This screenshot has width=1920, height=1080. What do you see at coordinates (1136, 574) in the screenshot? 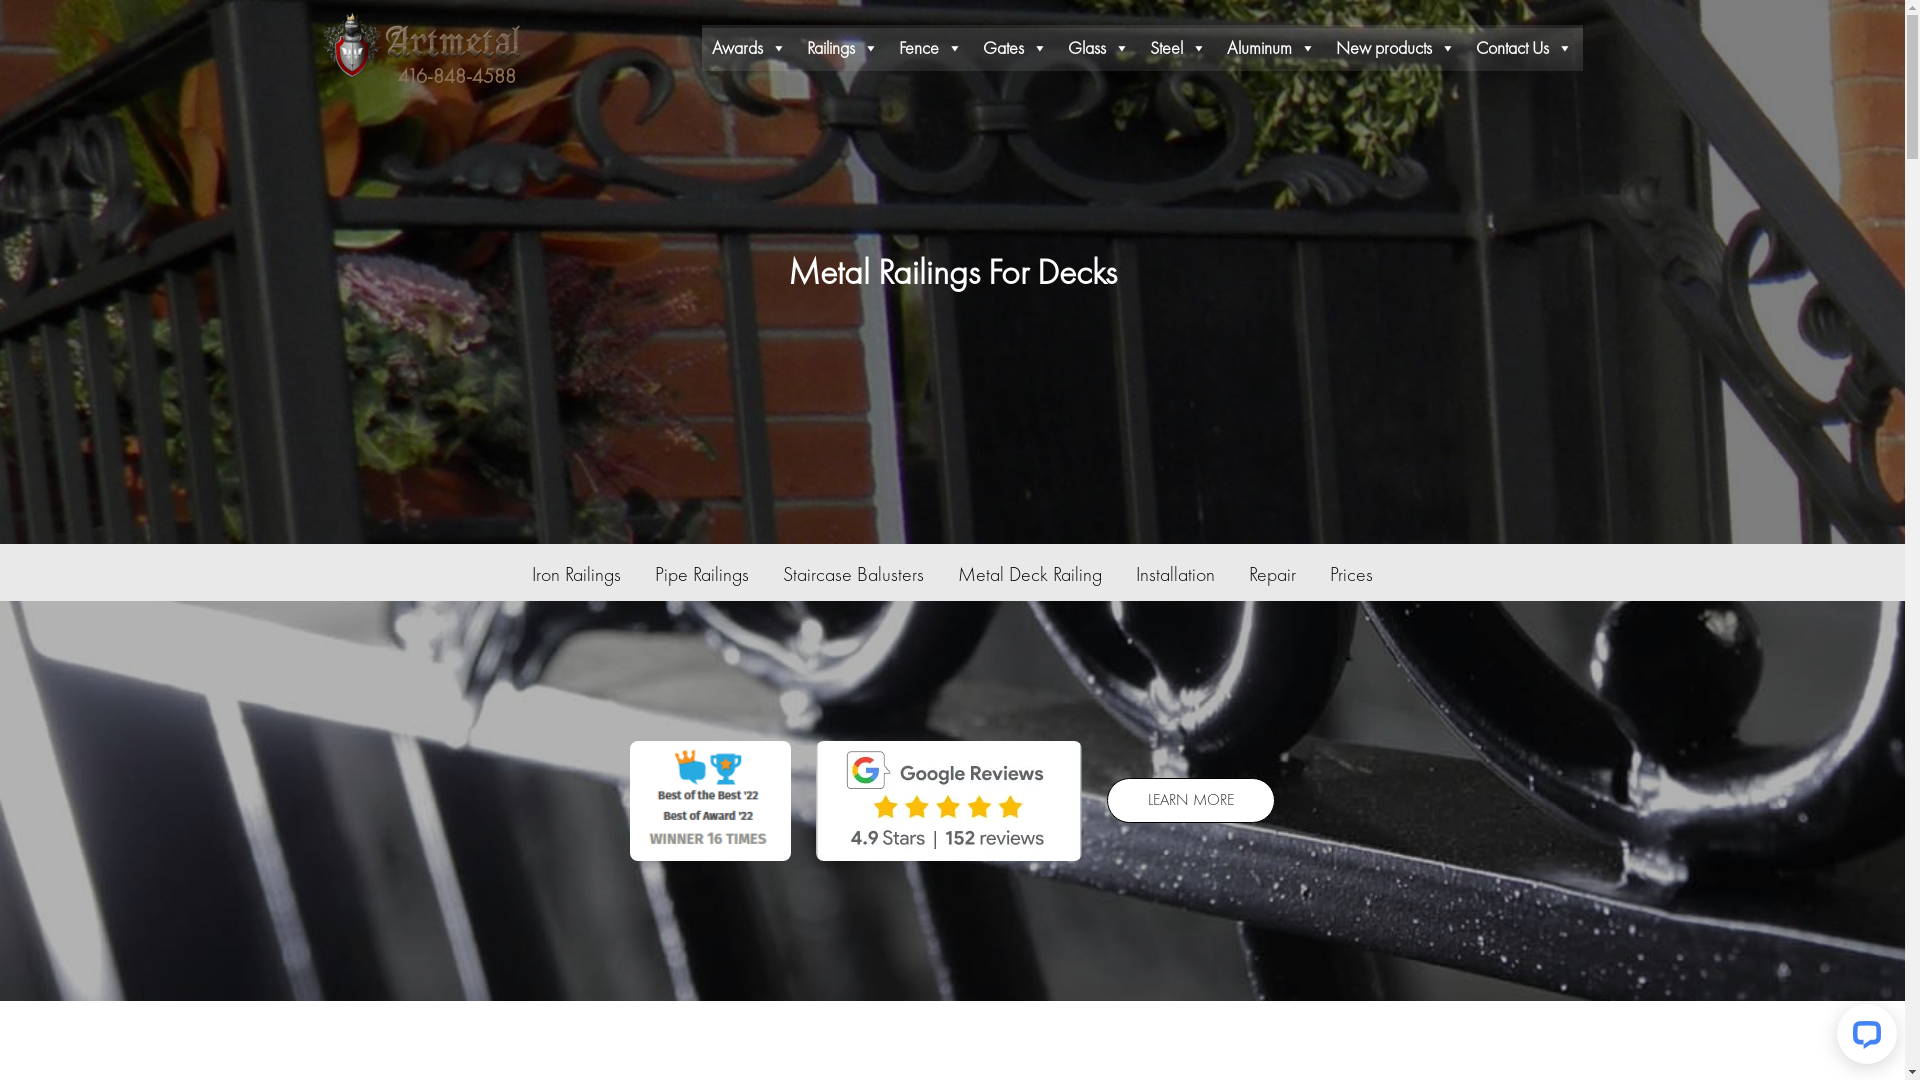
I see `'Installation'` at bounding box center [1136, 574].